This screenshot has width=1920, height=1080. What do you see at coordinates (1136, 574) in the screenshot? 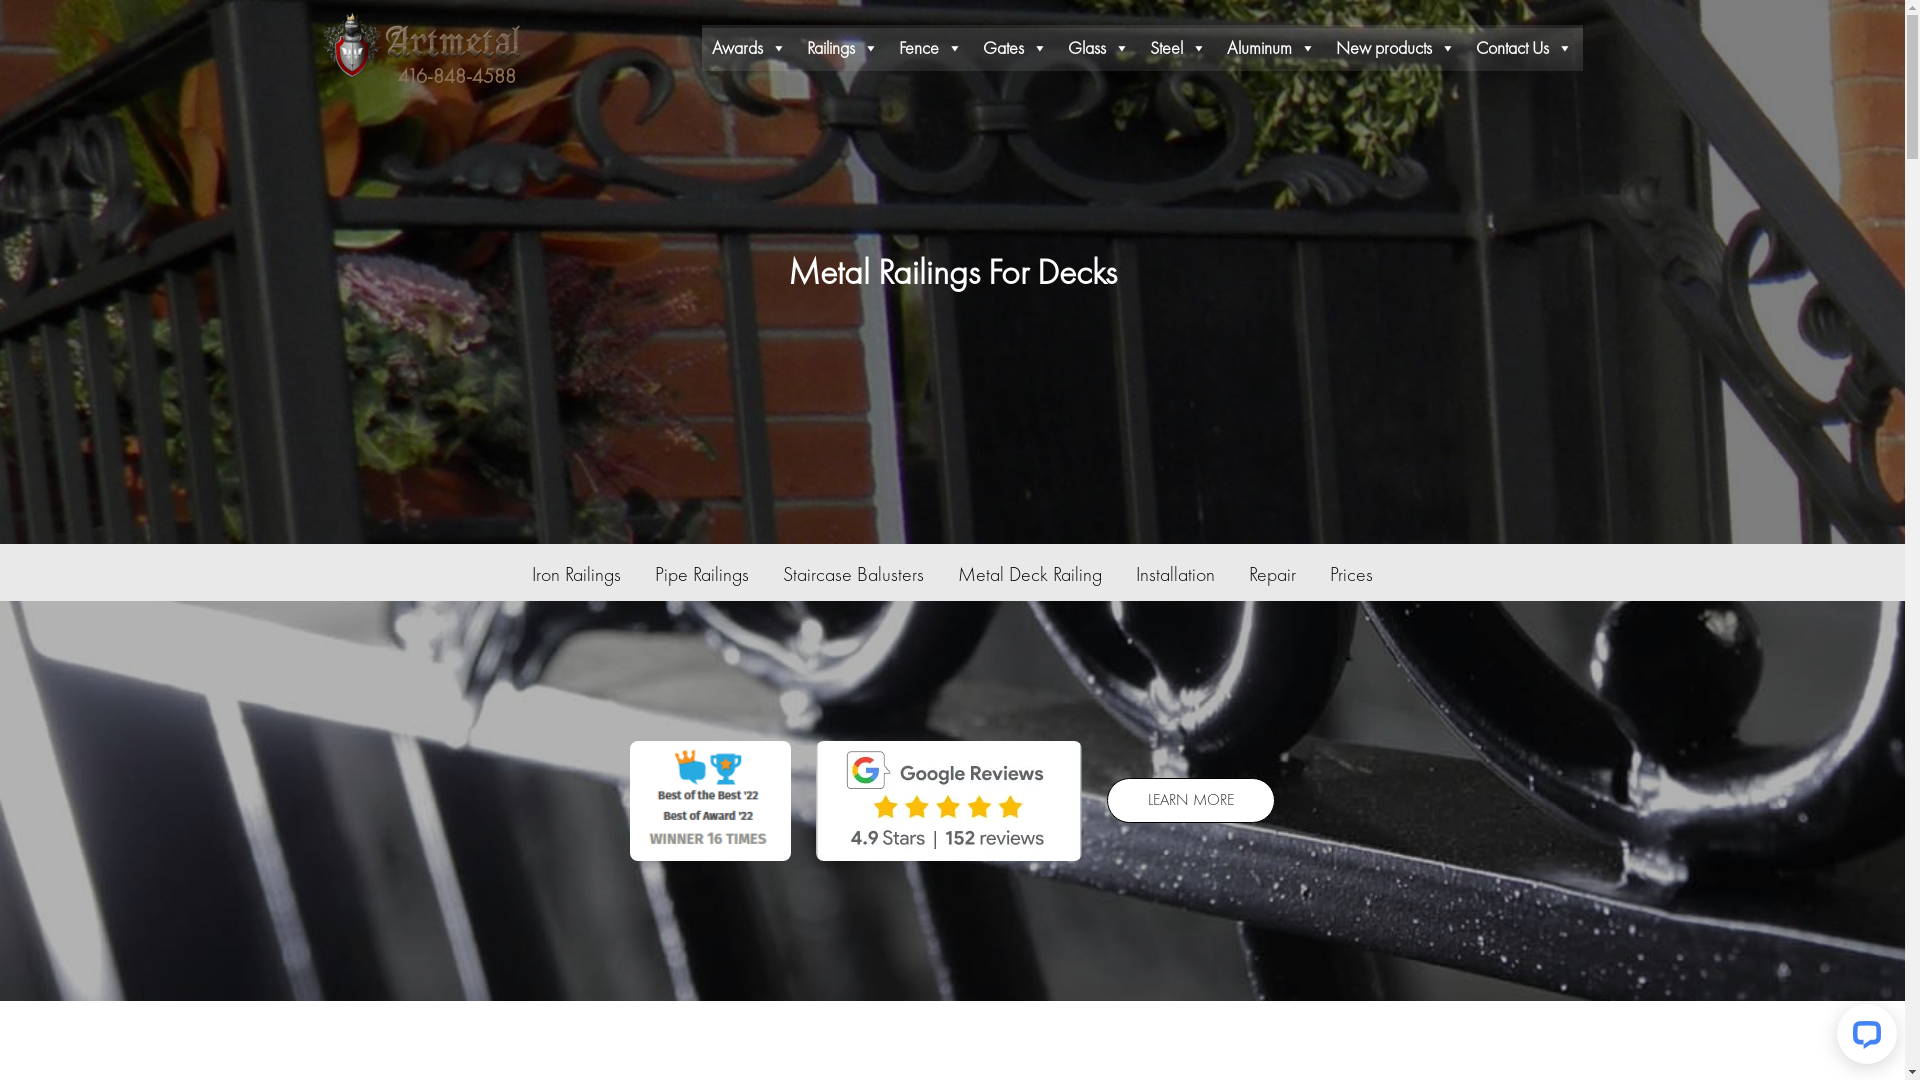
I see `'Installation'` at bounding box center [1136, 574].